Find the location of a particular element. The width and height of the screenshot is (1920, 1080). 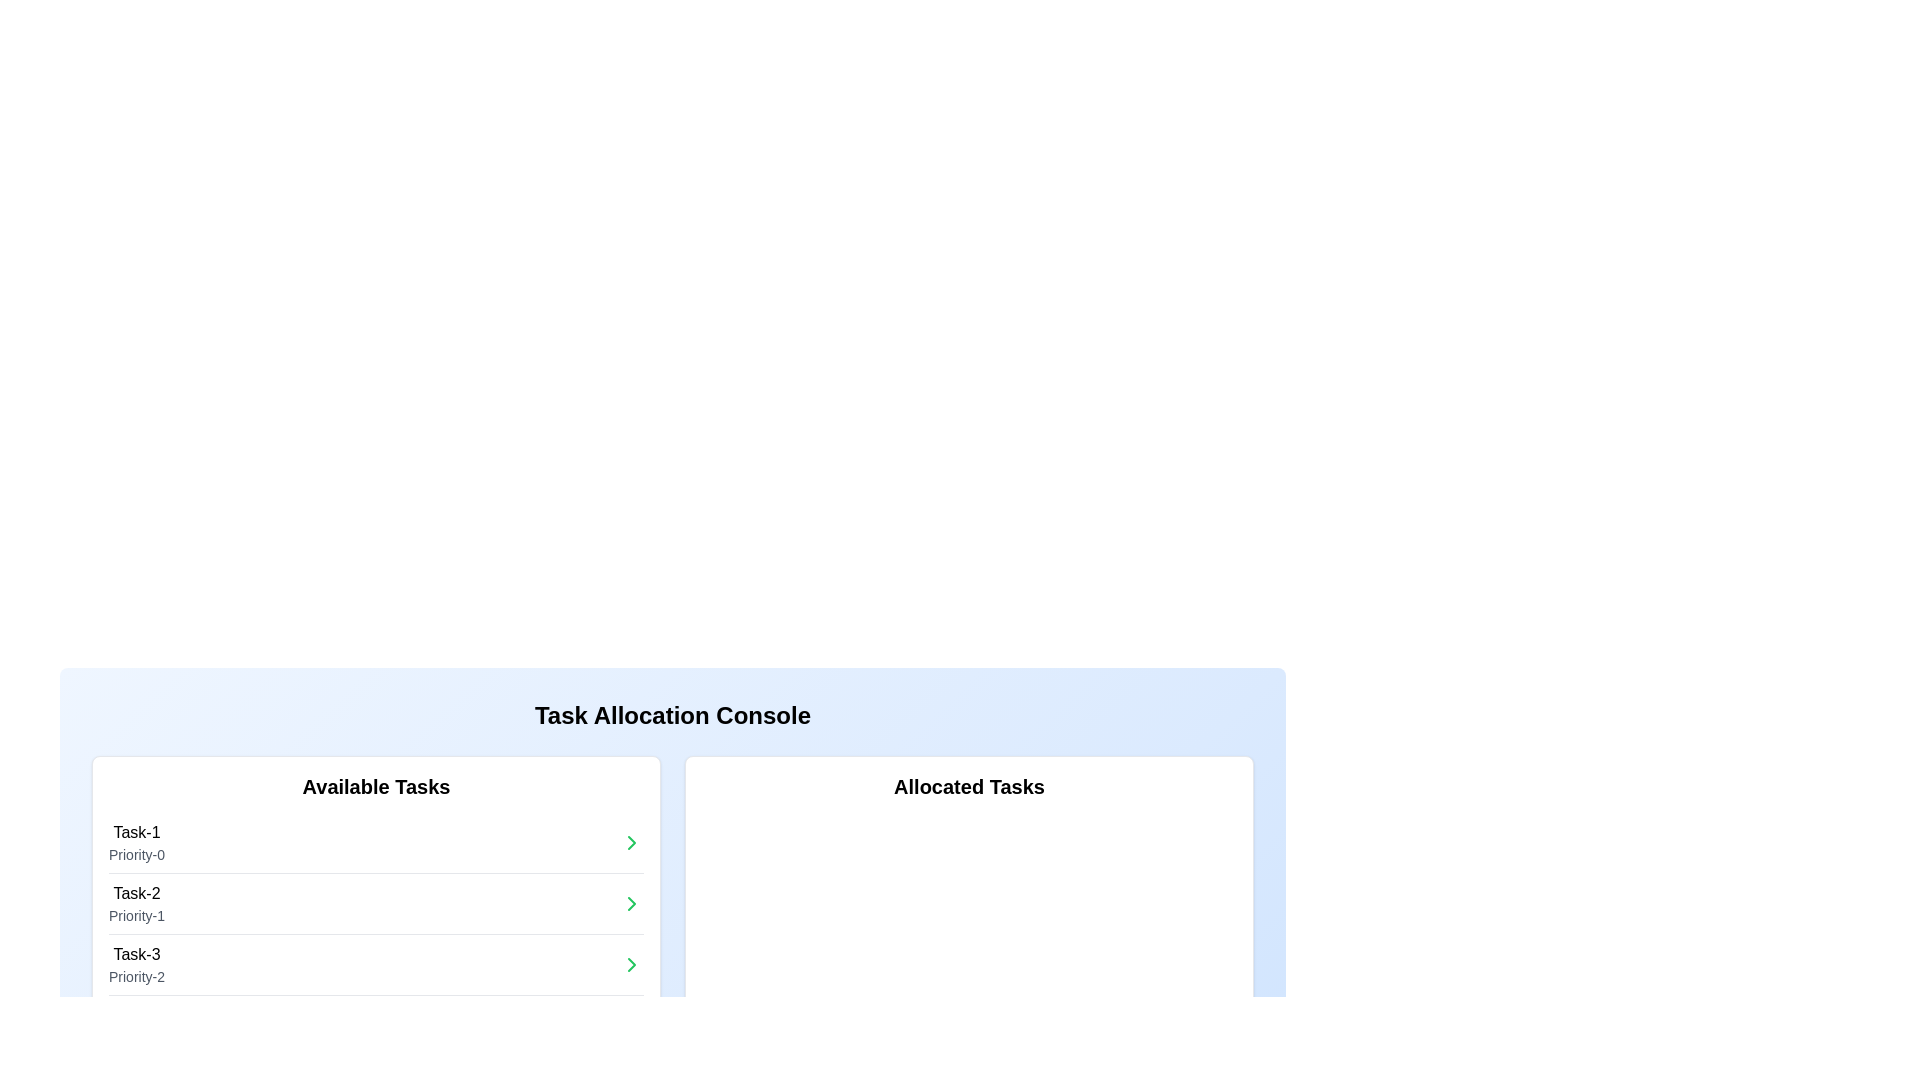

the 'Task-1' text label in the 'Available Tasks' section, which provides task details and priority information is located at coordinates (136, 843).